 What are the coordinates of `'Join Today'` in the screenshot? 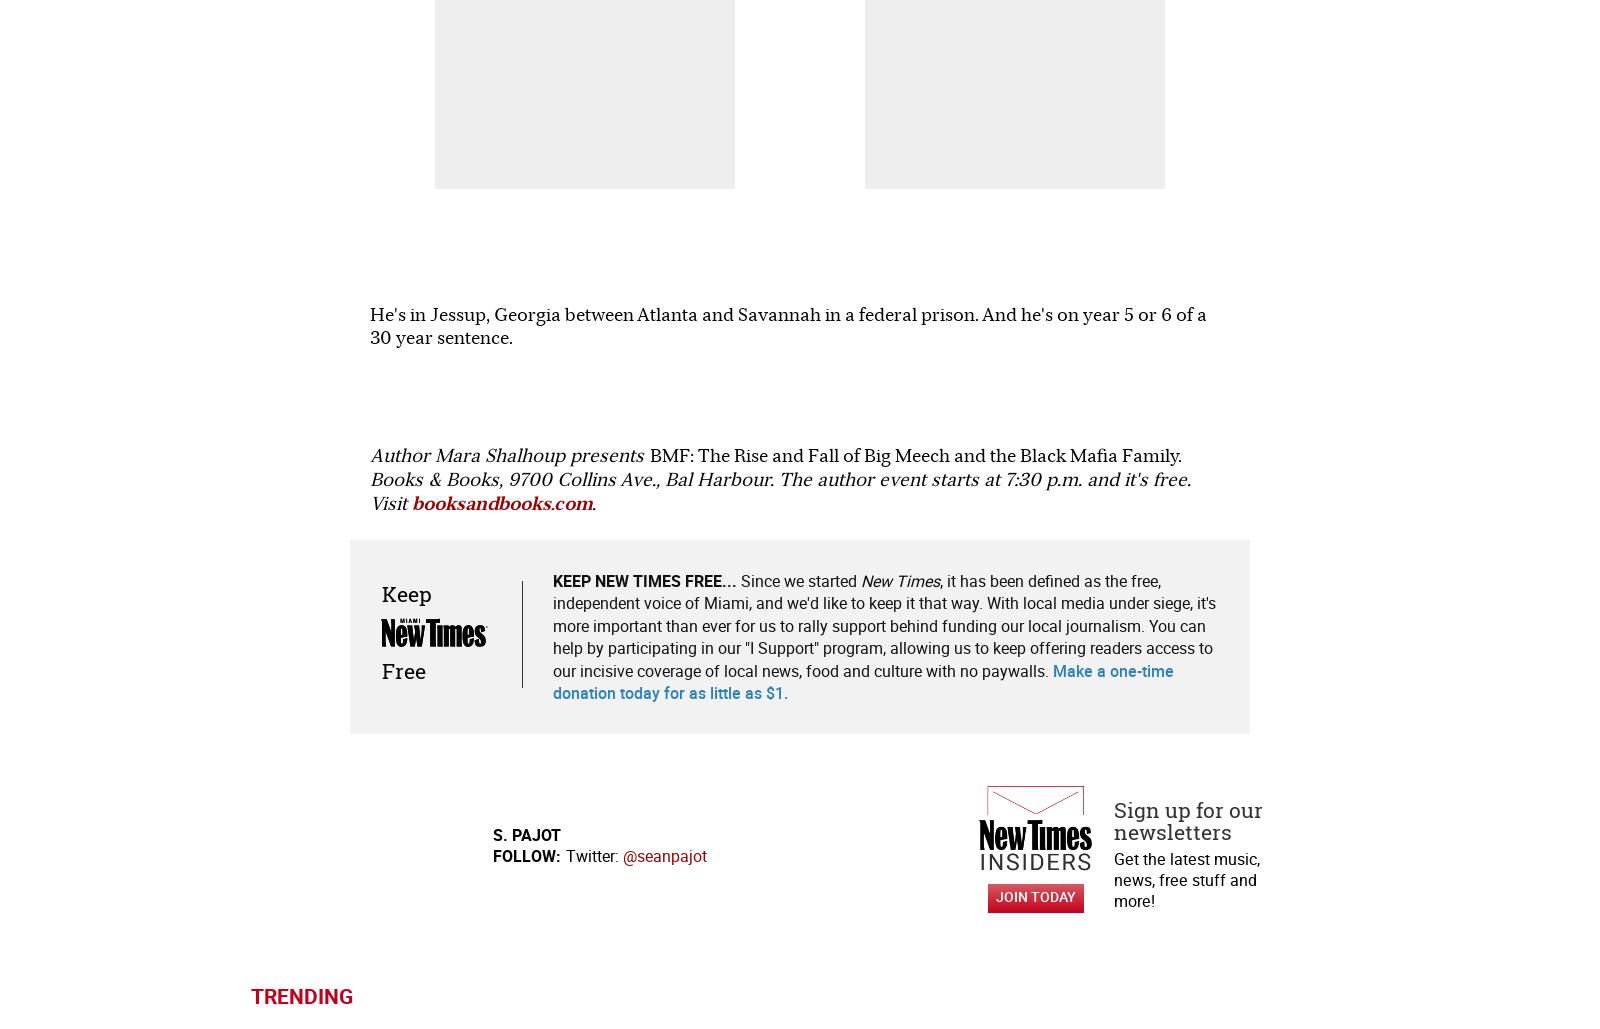 It's located at (1035, 217).